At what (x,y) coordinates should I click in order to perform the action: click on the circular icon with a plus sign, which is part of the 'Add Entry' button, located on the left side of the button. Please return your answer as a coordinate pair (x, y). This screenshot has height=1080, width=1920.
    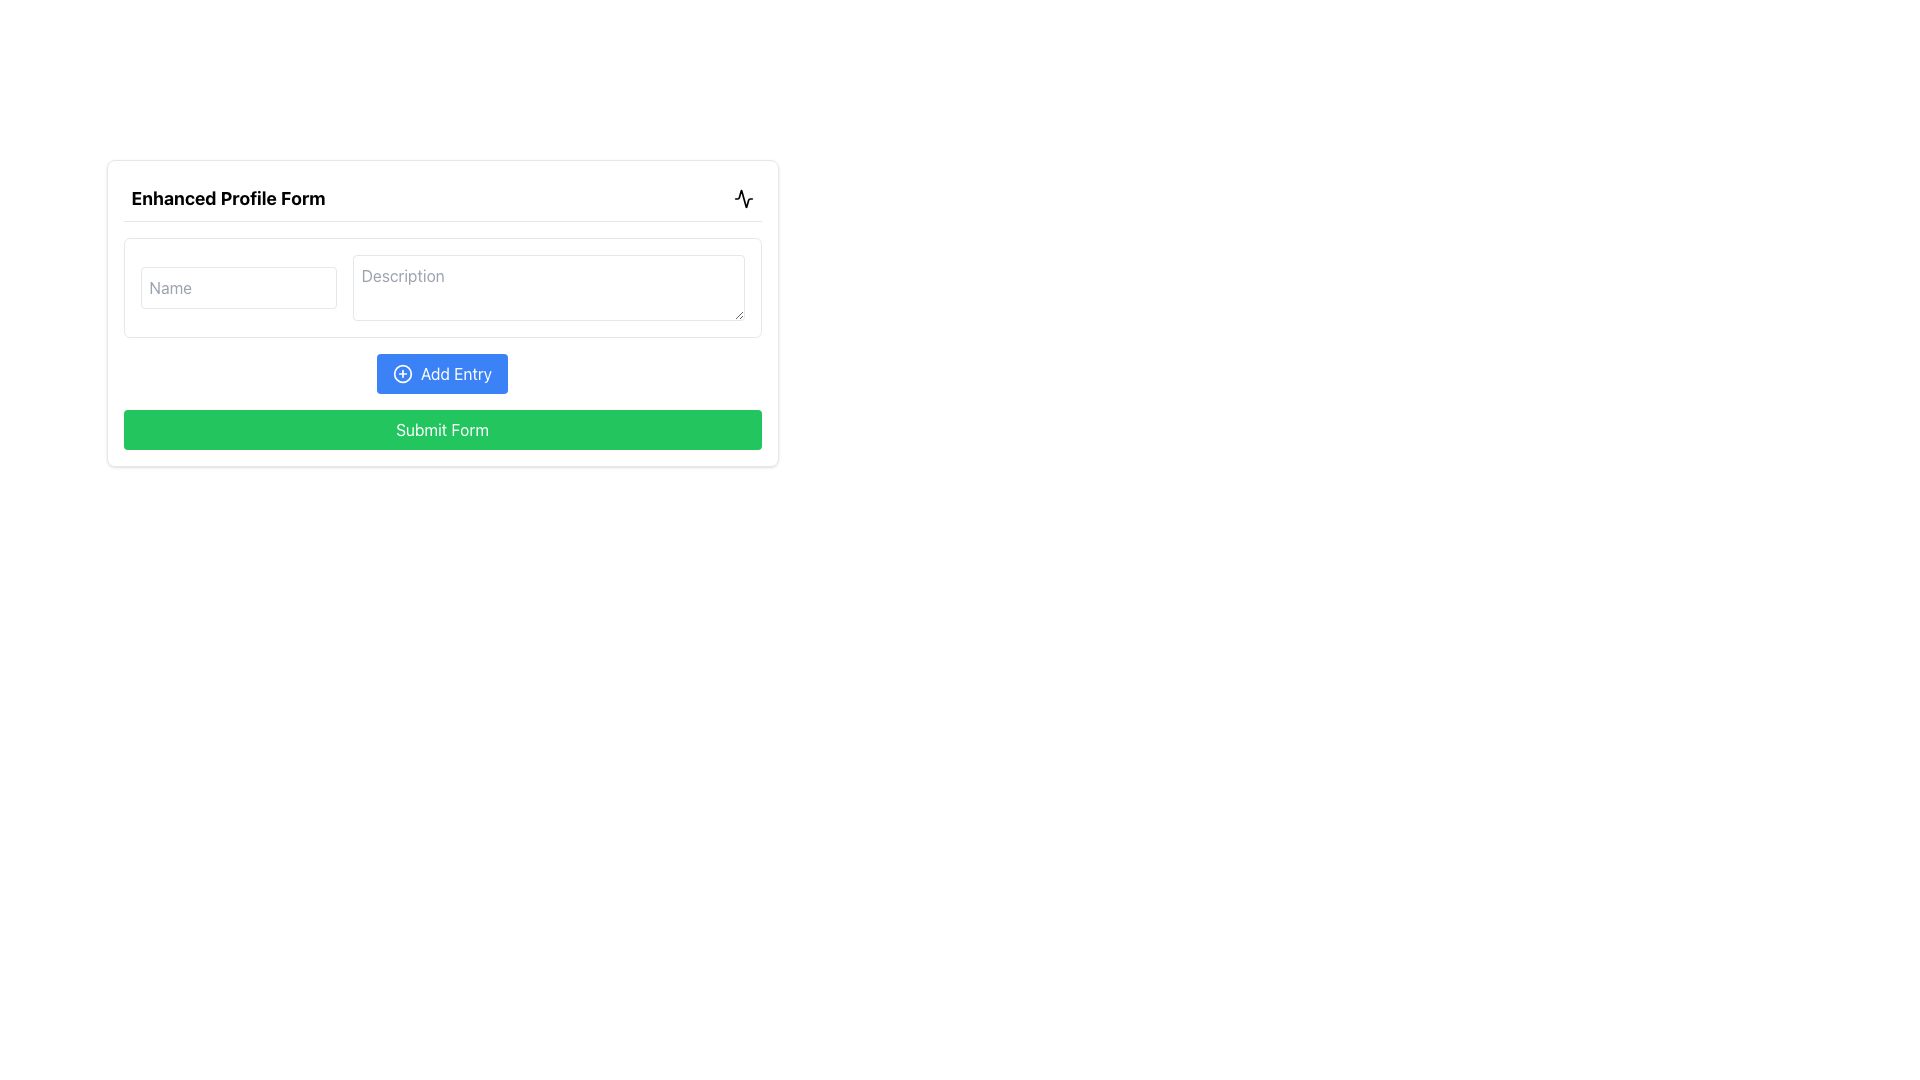
    Looking at the image, I should click on (401, 374).